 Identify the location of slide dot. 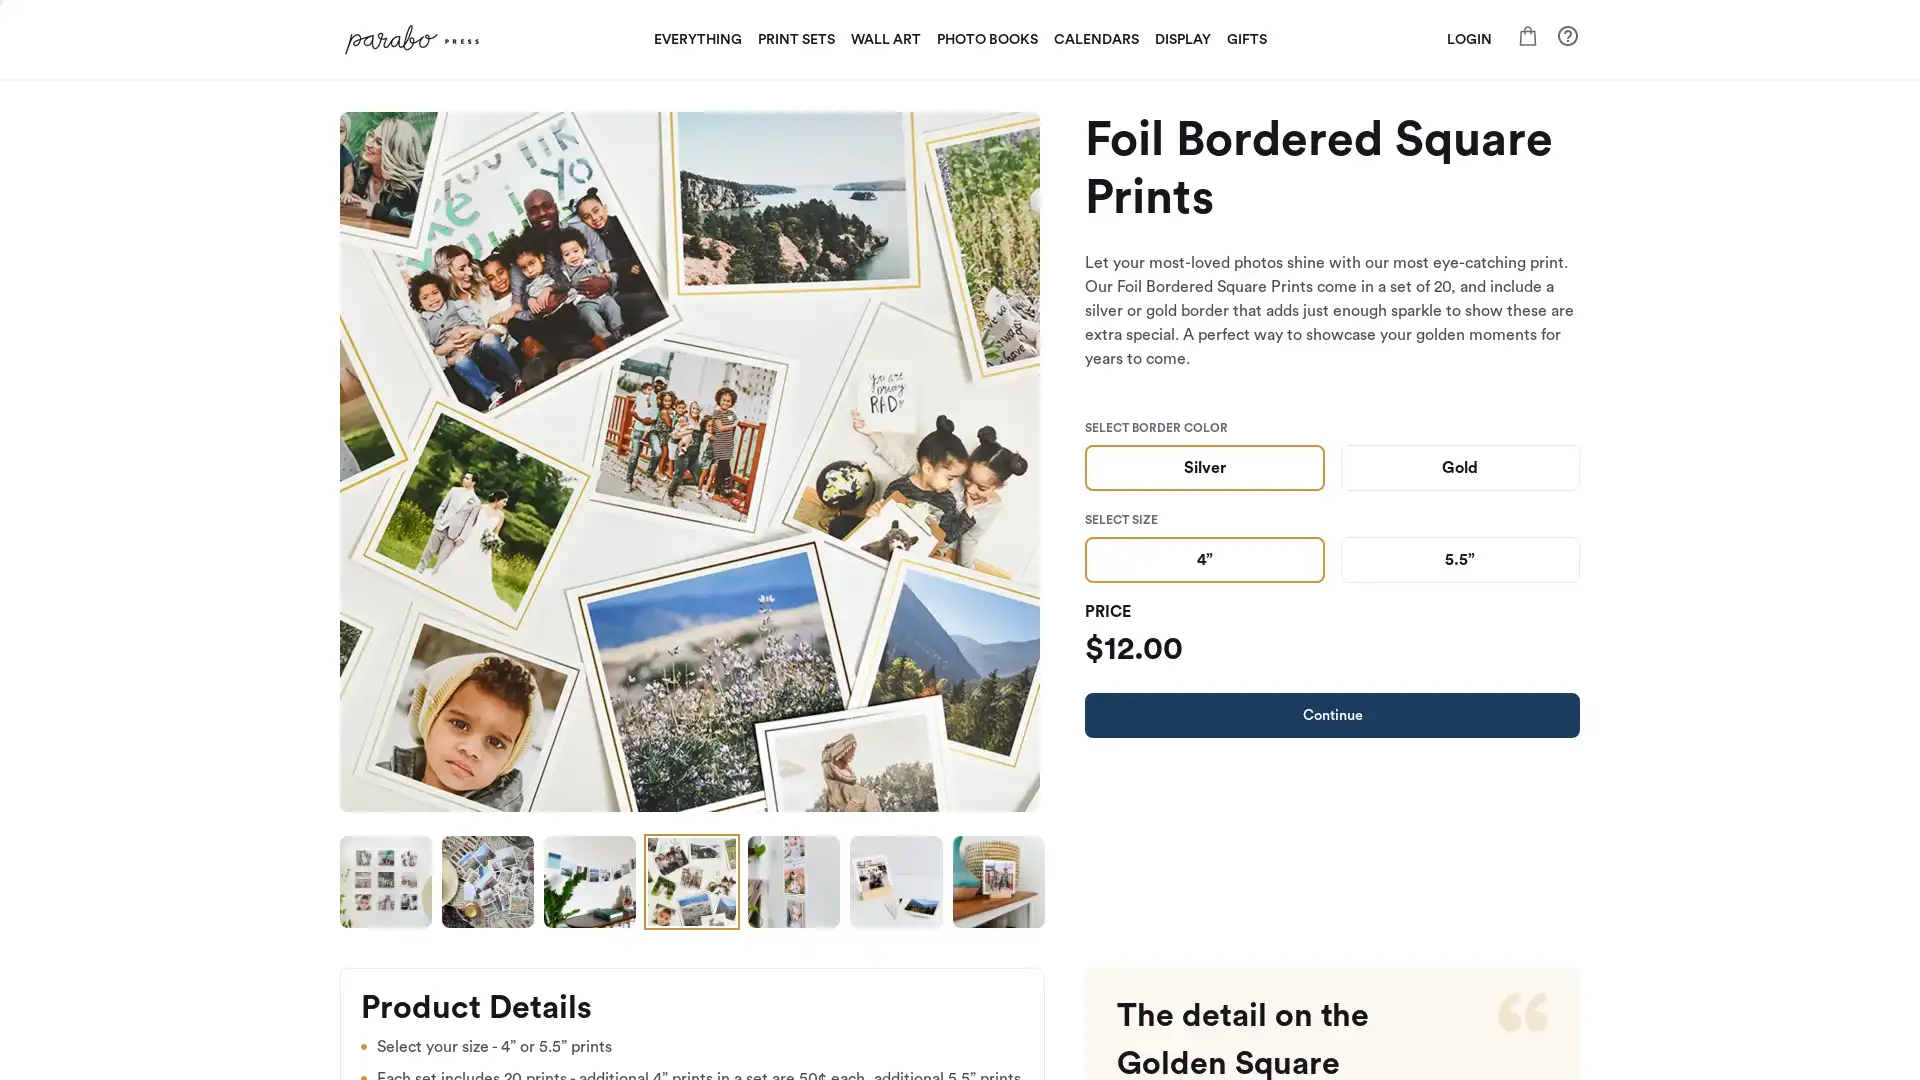
(488, 881).